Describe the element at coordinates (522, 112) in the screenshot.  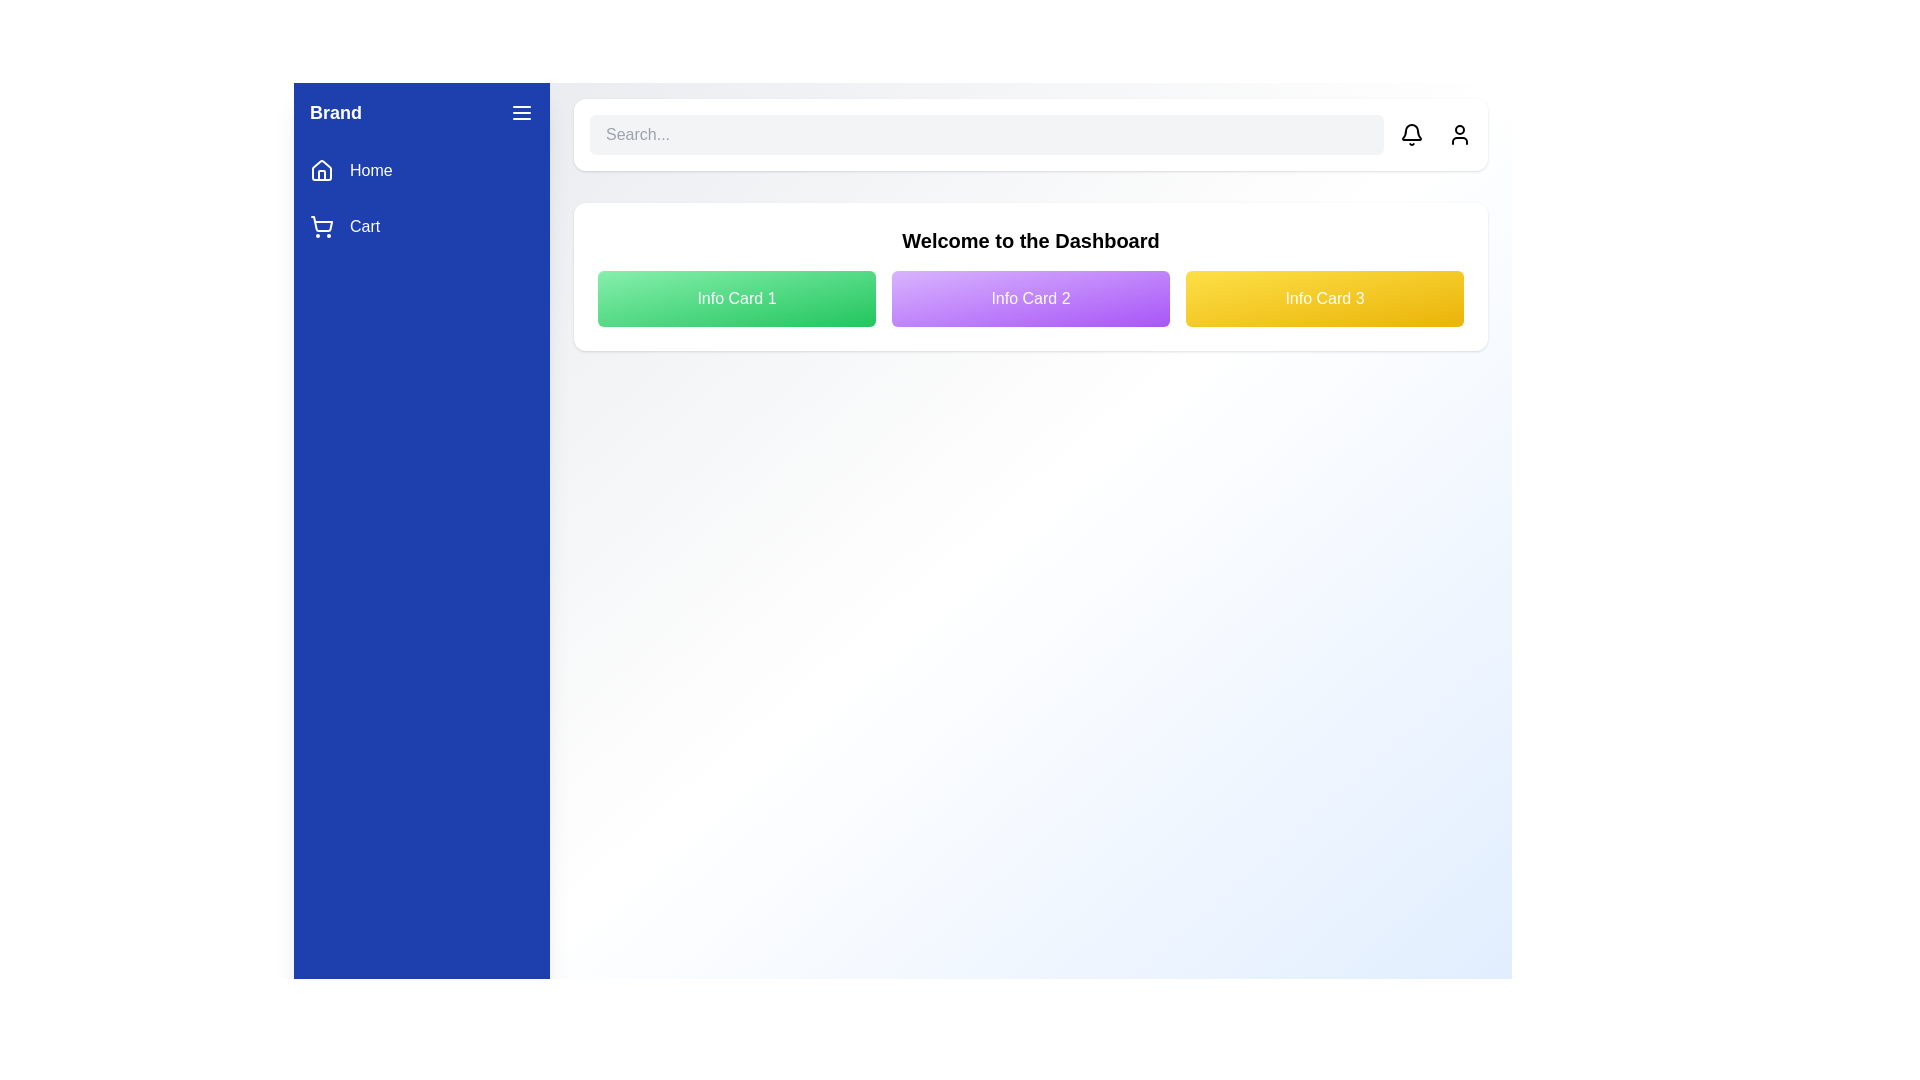
I see `the menu icon to toggle the sidebar visibility` at that location.